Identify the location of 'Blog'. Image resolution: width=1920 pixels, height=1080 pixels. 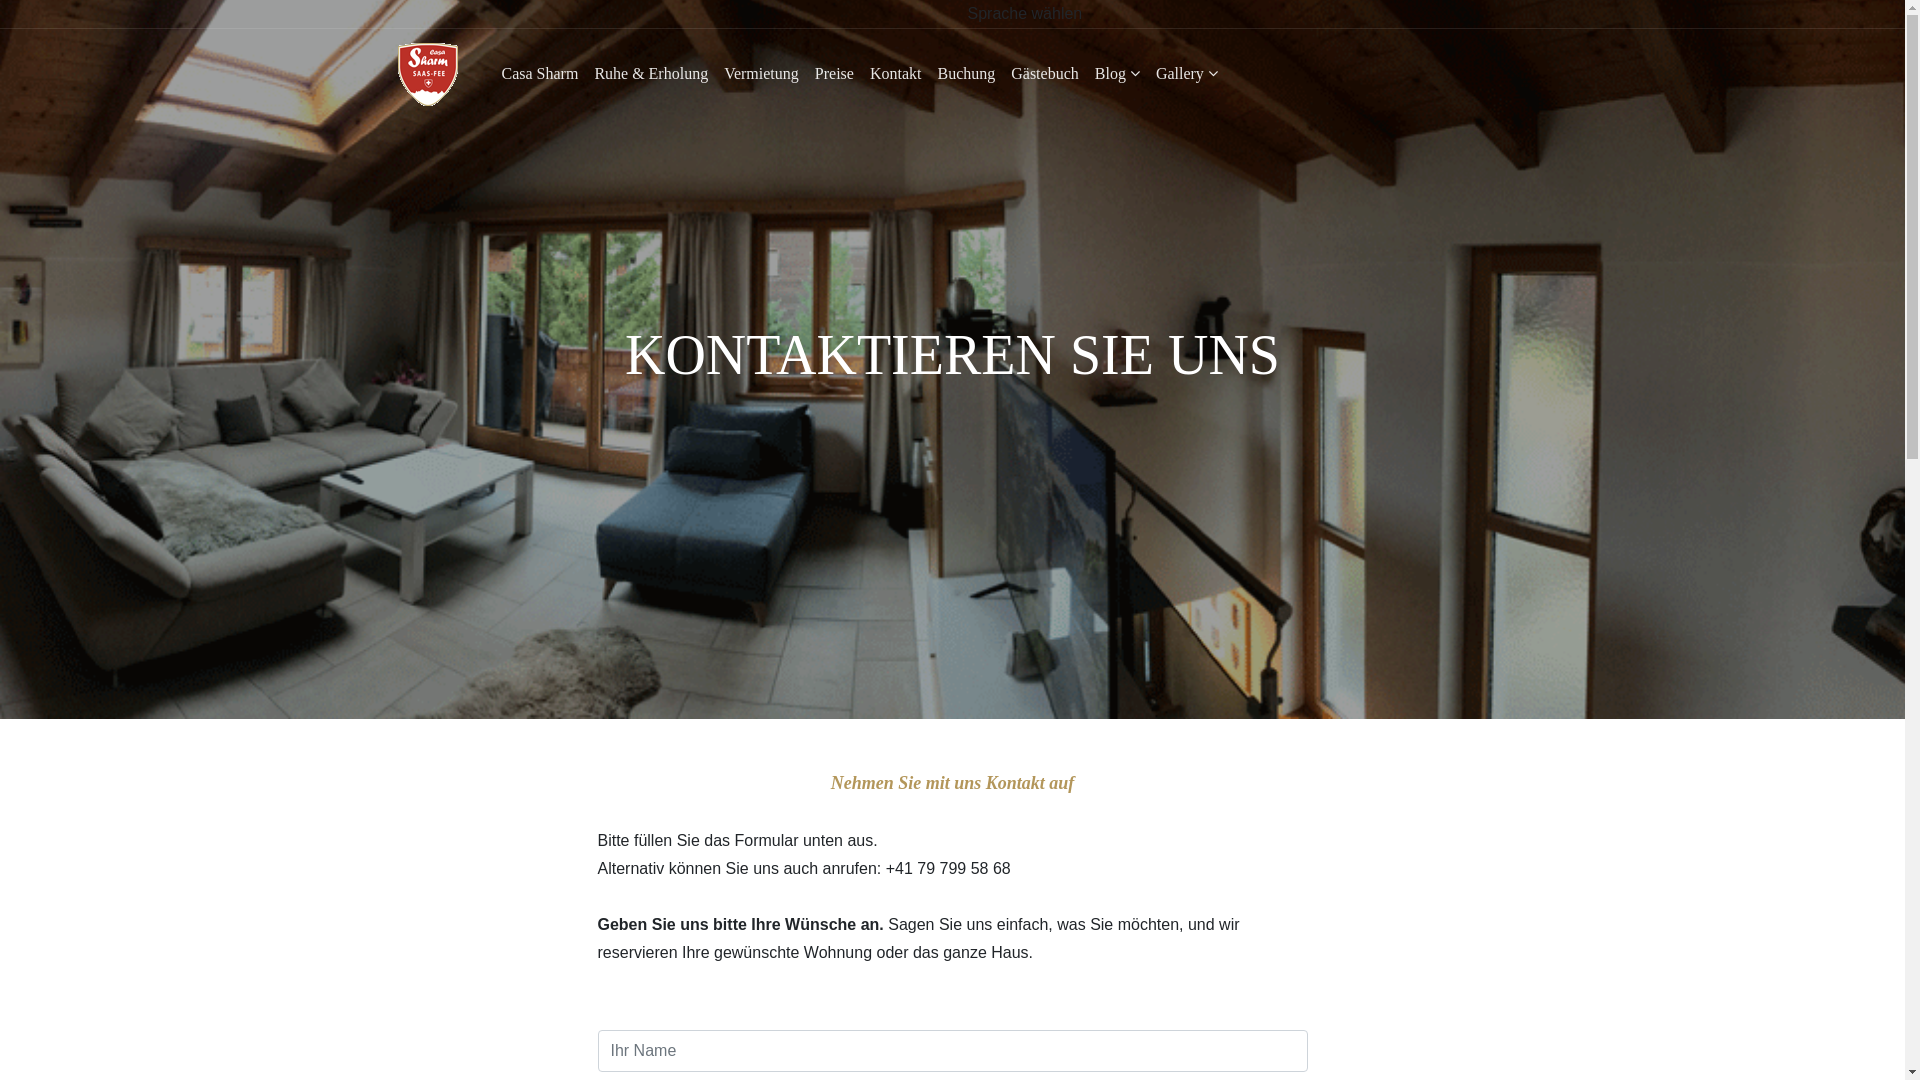
(1116, 72).